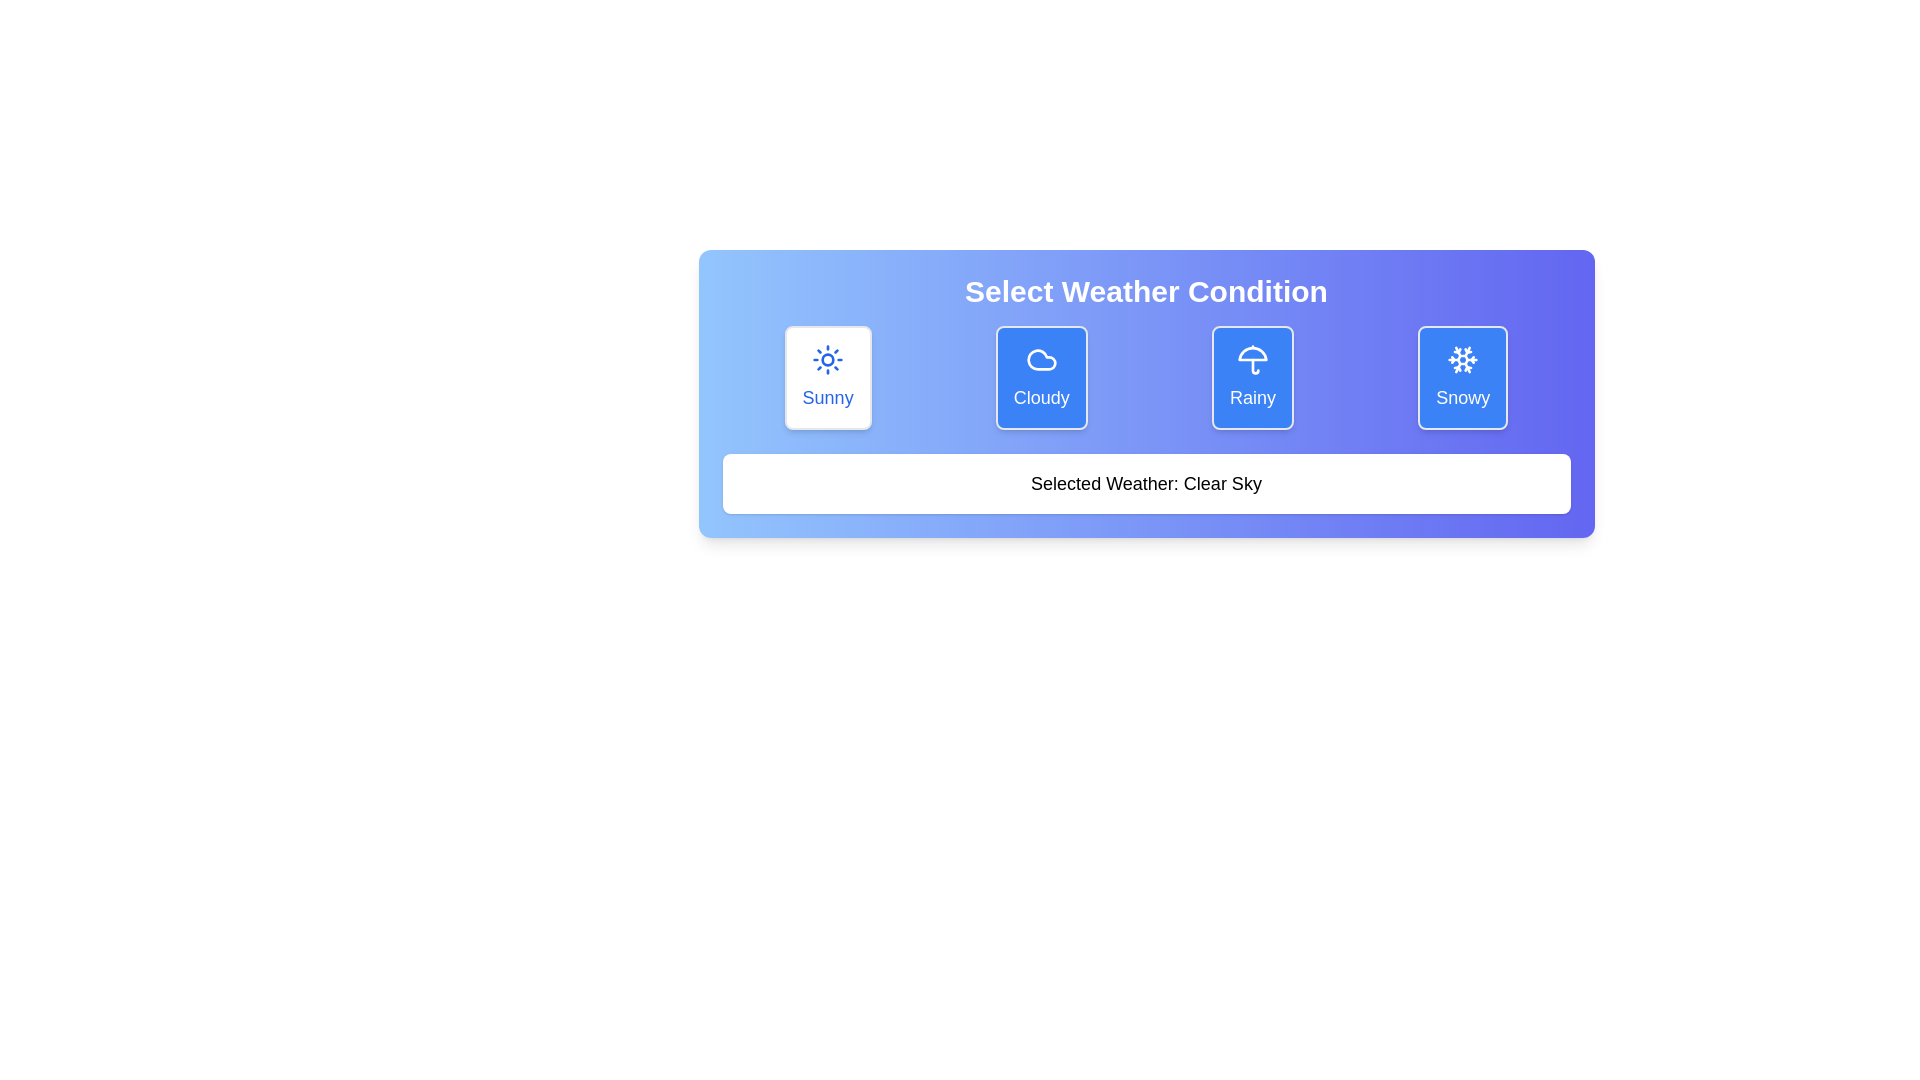 The height and width of the screenshot is (1080, 1920). I want to click on the text label displaying 'Sunny' styled in blue, which is located below the sun icon within the weather selection area, so click(828, 397).